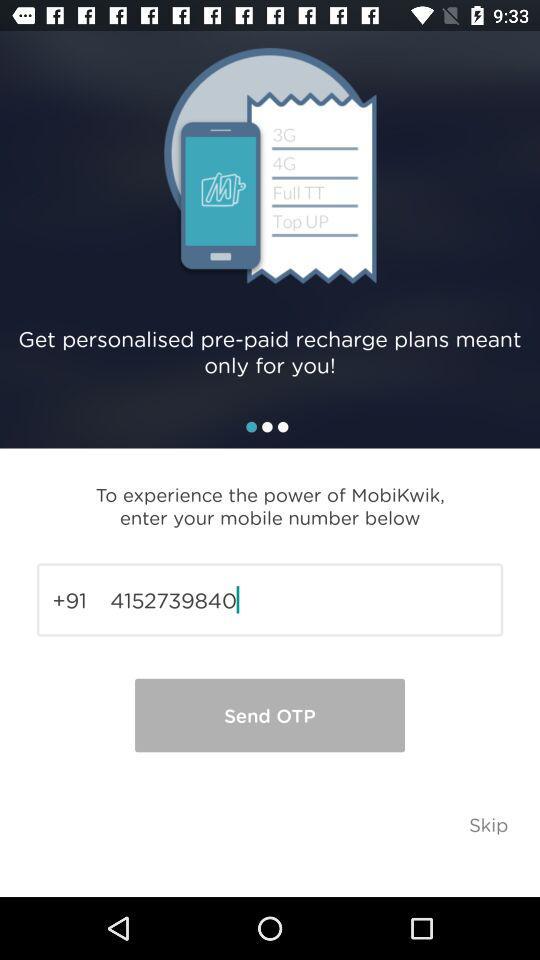 The image size is (540, 960). Describe the element at coordinates (270, 715) in the screenshot. I see `icon below 4152739840` at that location.